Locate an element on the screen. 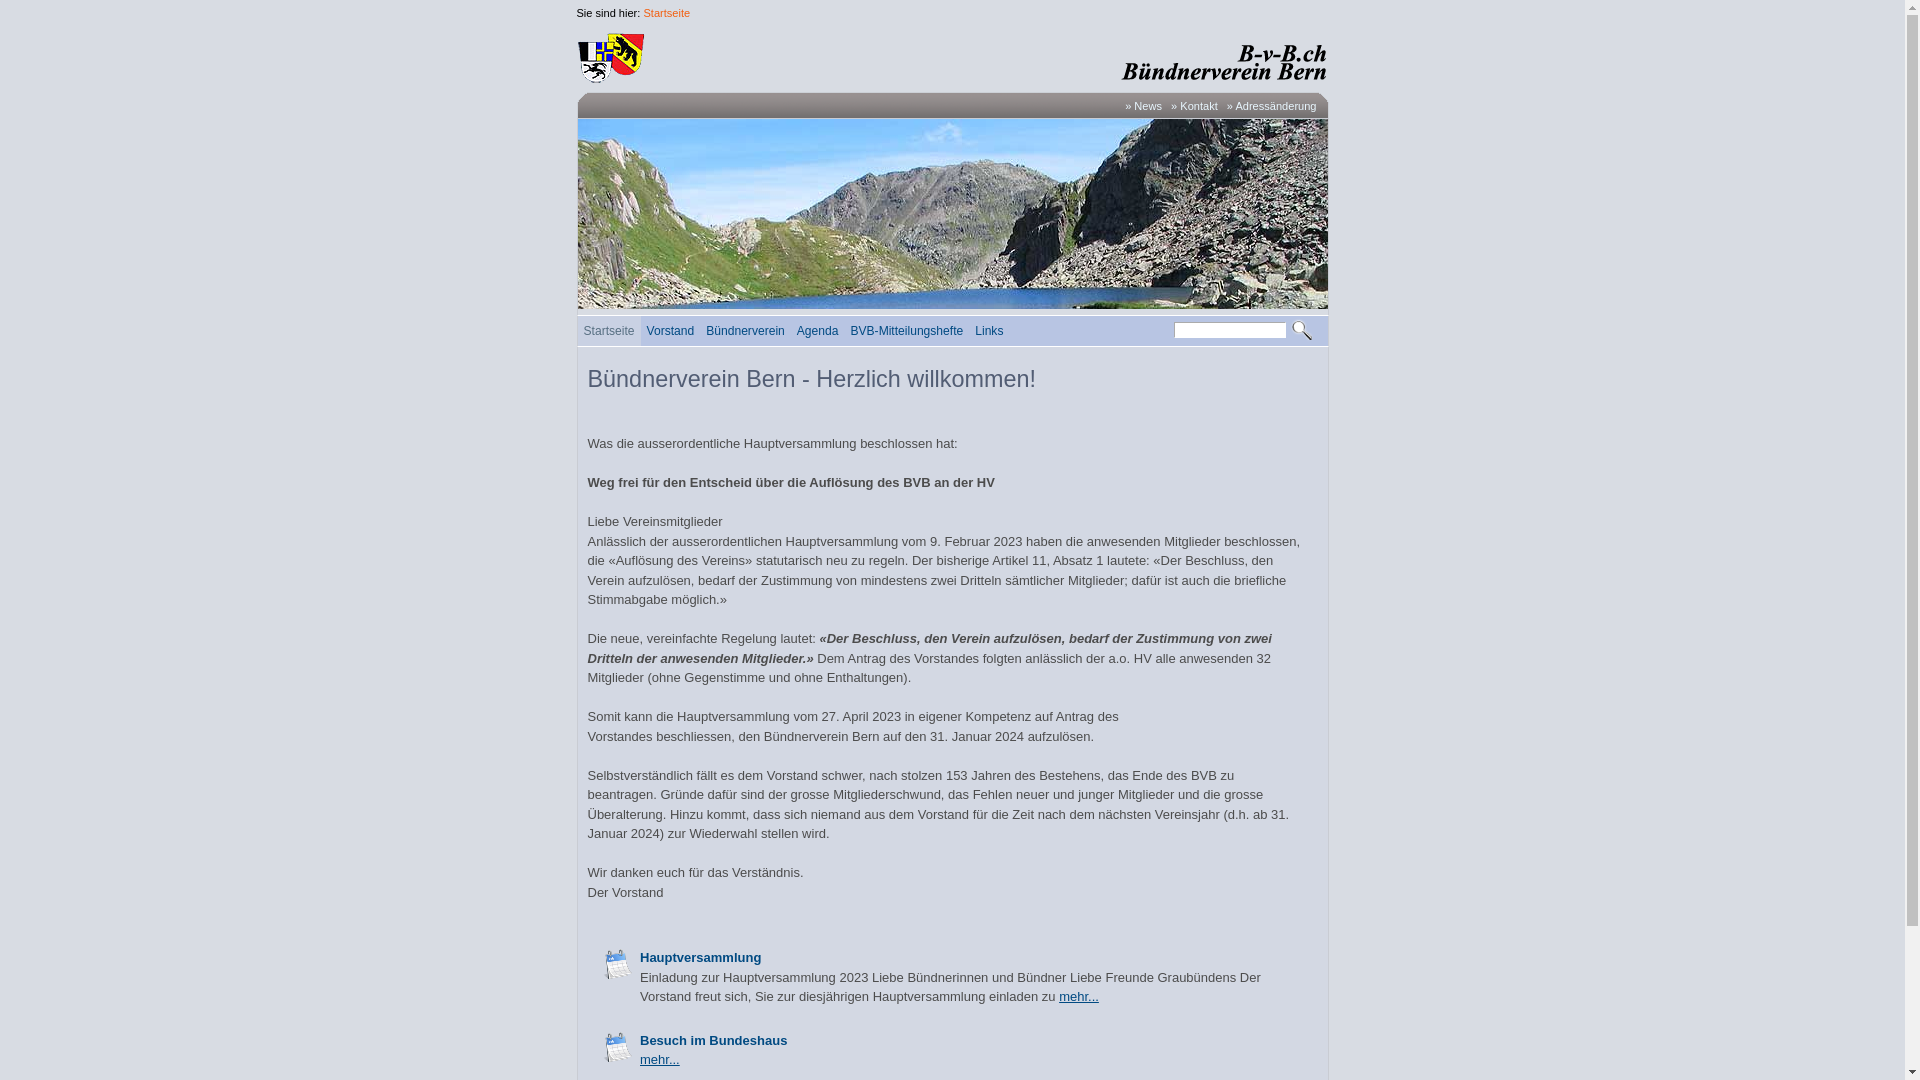  'Hauptversammlung' is located at coordinates (700, 956).